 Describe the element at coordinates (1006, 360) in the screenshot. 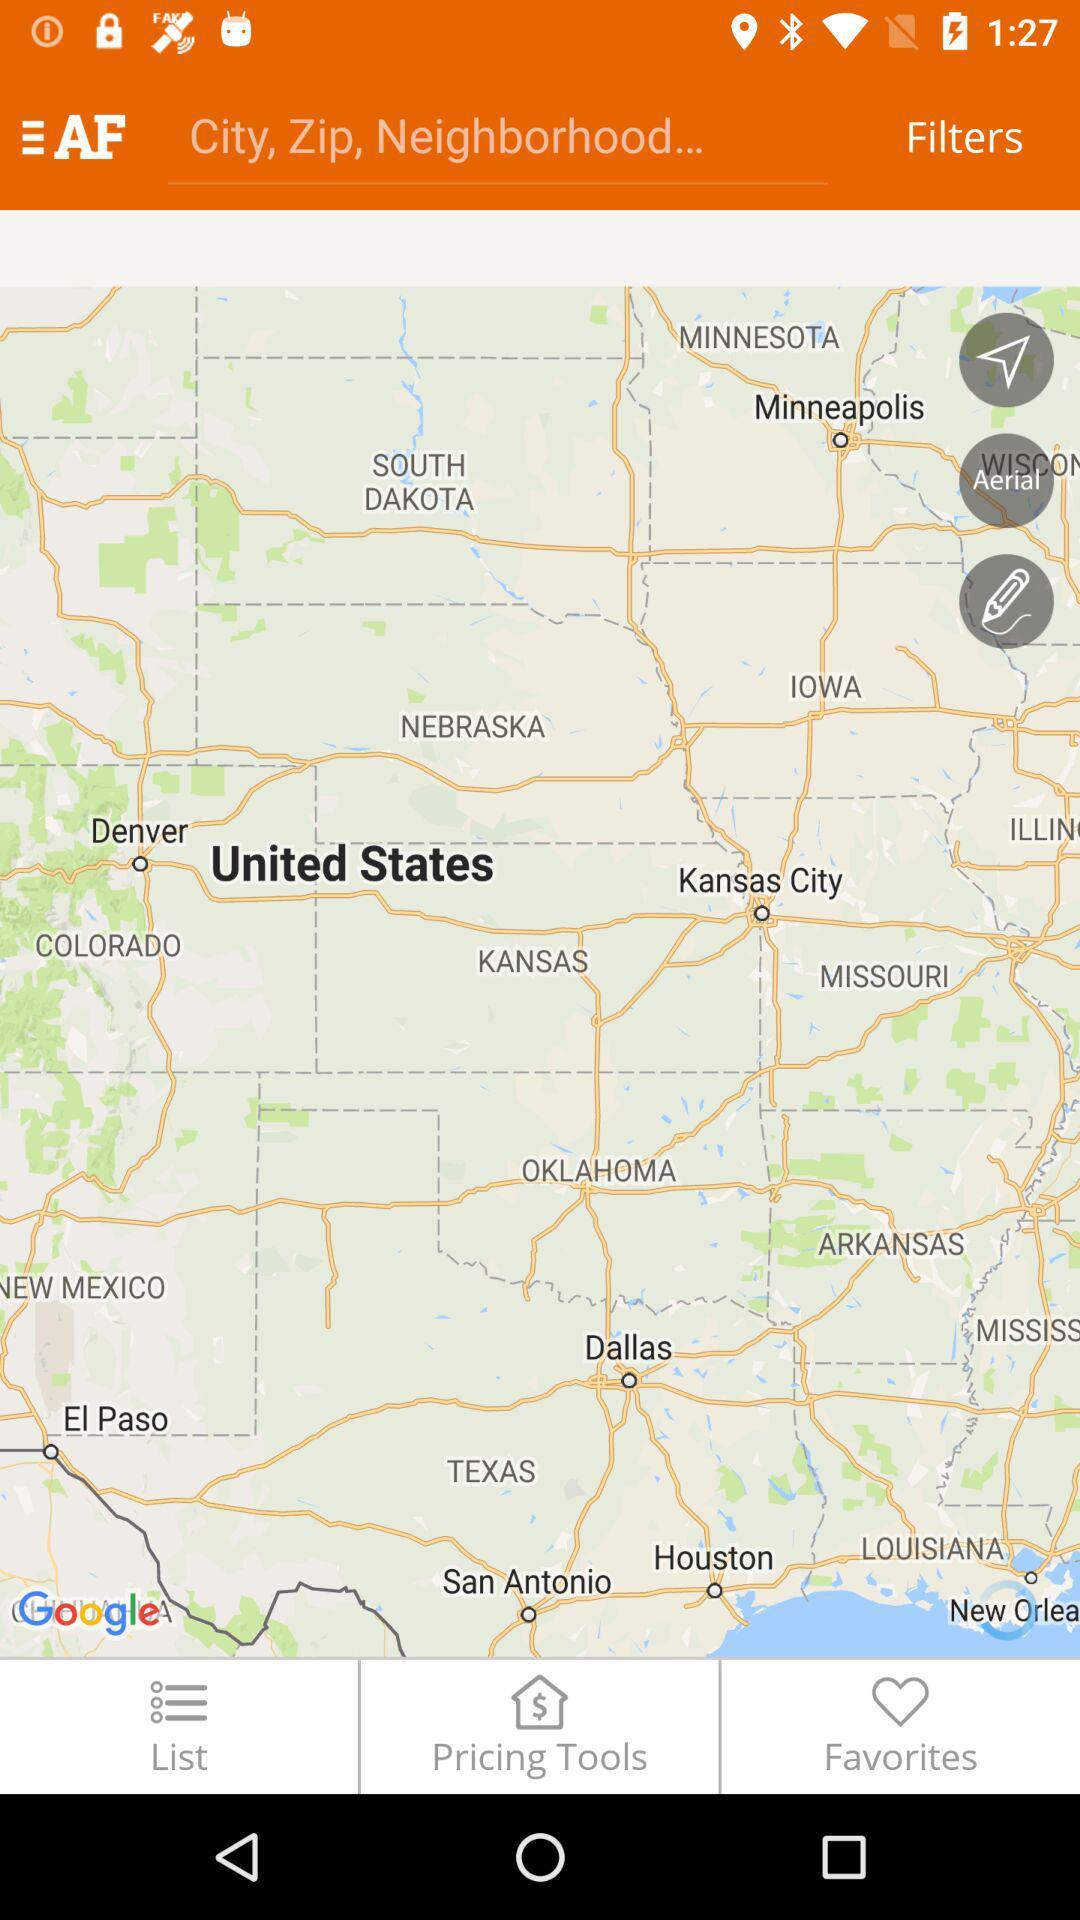

I see `navigation` at that location.